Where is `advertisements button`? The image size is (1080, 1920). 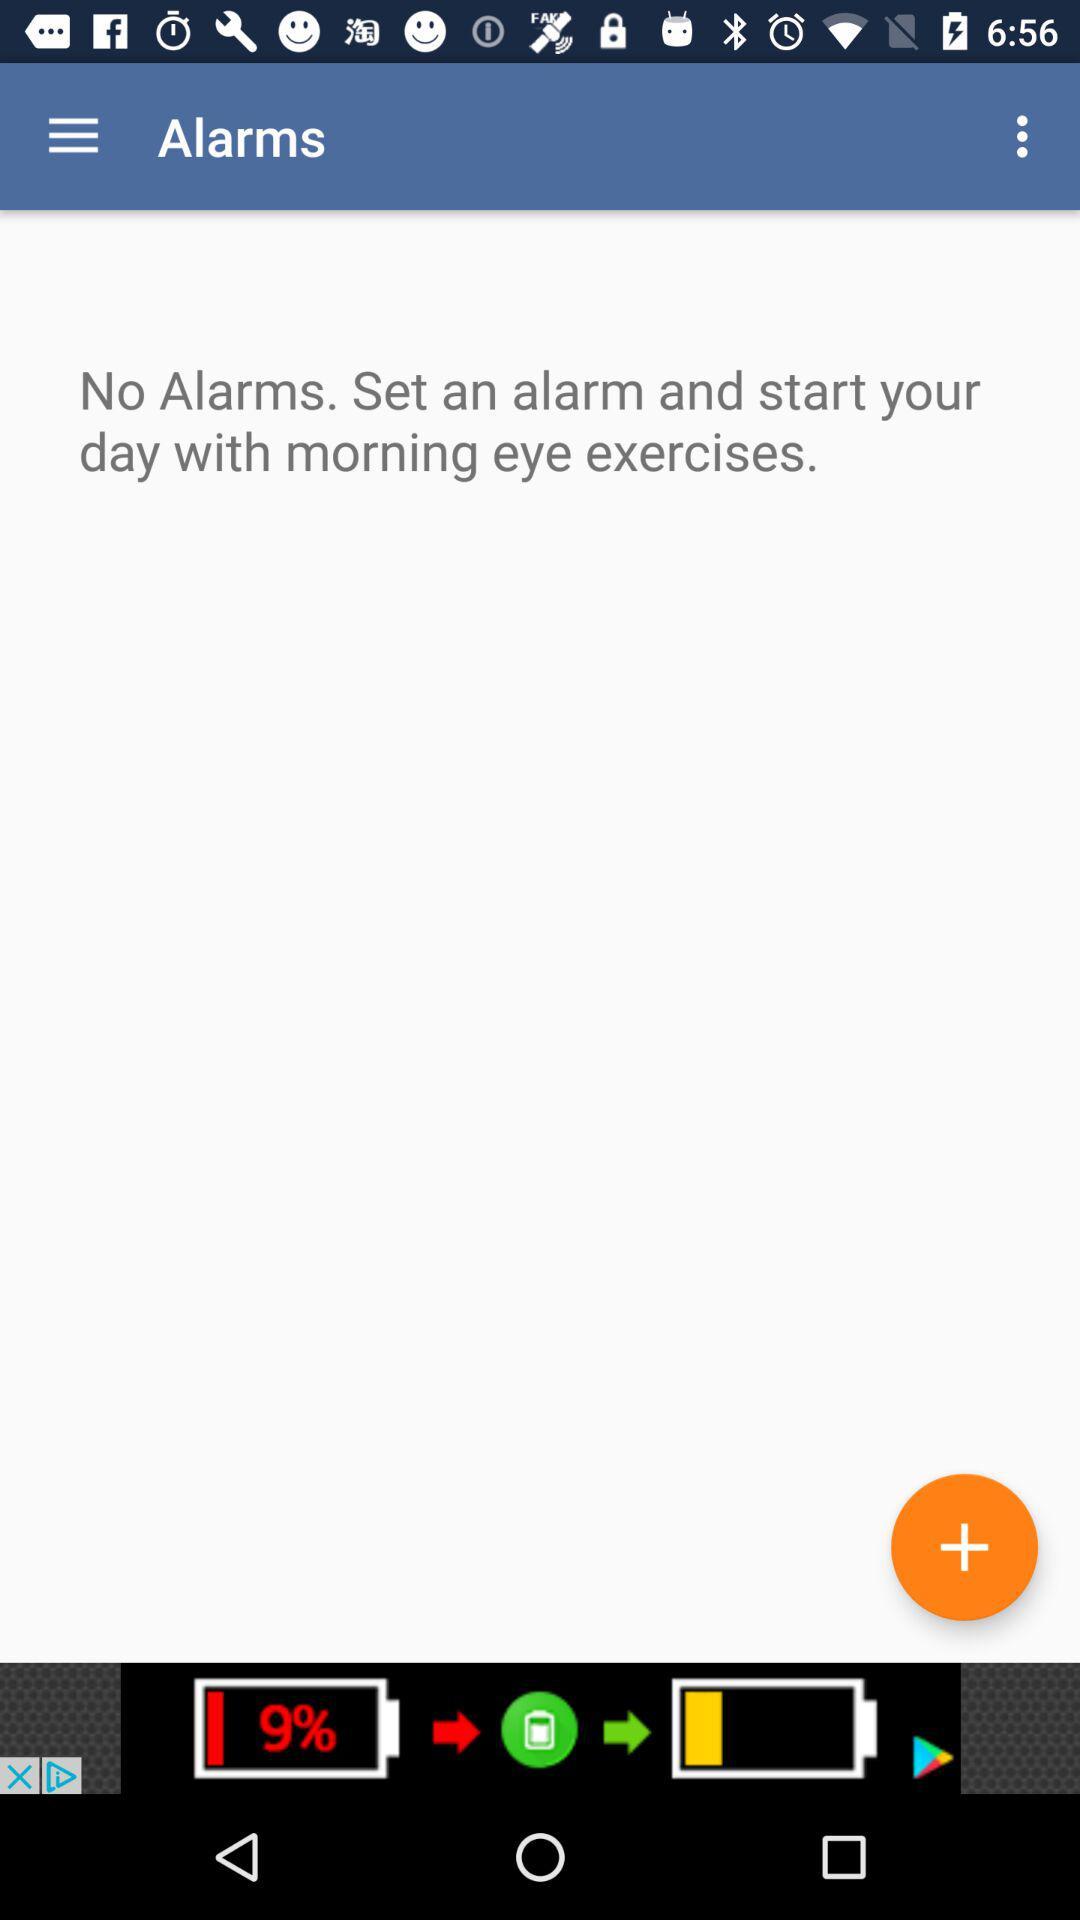 advertisements button is located at coordinates (540, 1727).